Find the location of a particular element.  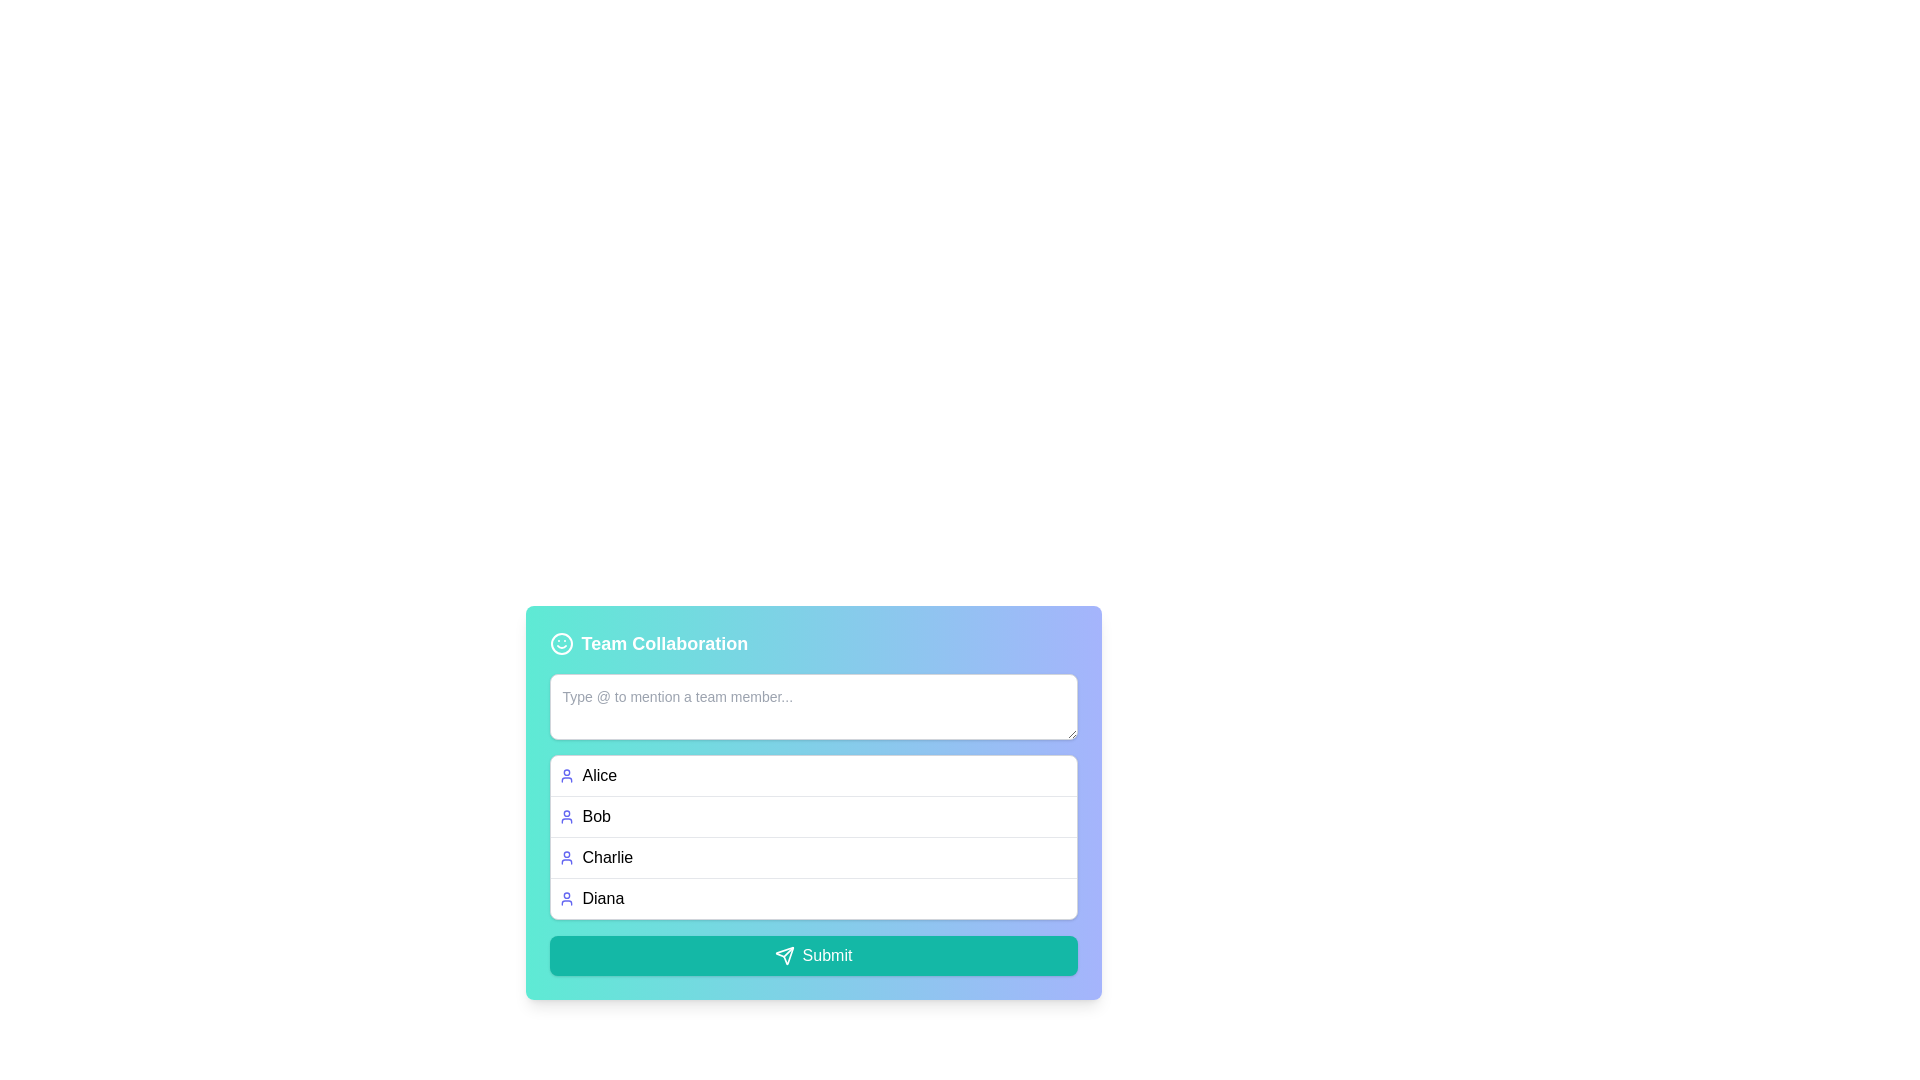

on the row item representing the user 'Bob' in the 'Team Collaboration' panel is located at coordinates (813, 811).